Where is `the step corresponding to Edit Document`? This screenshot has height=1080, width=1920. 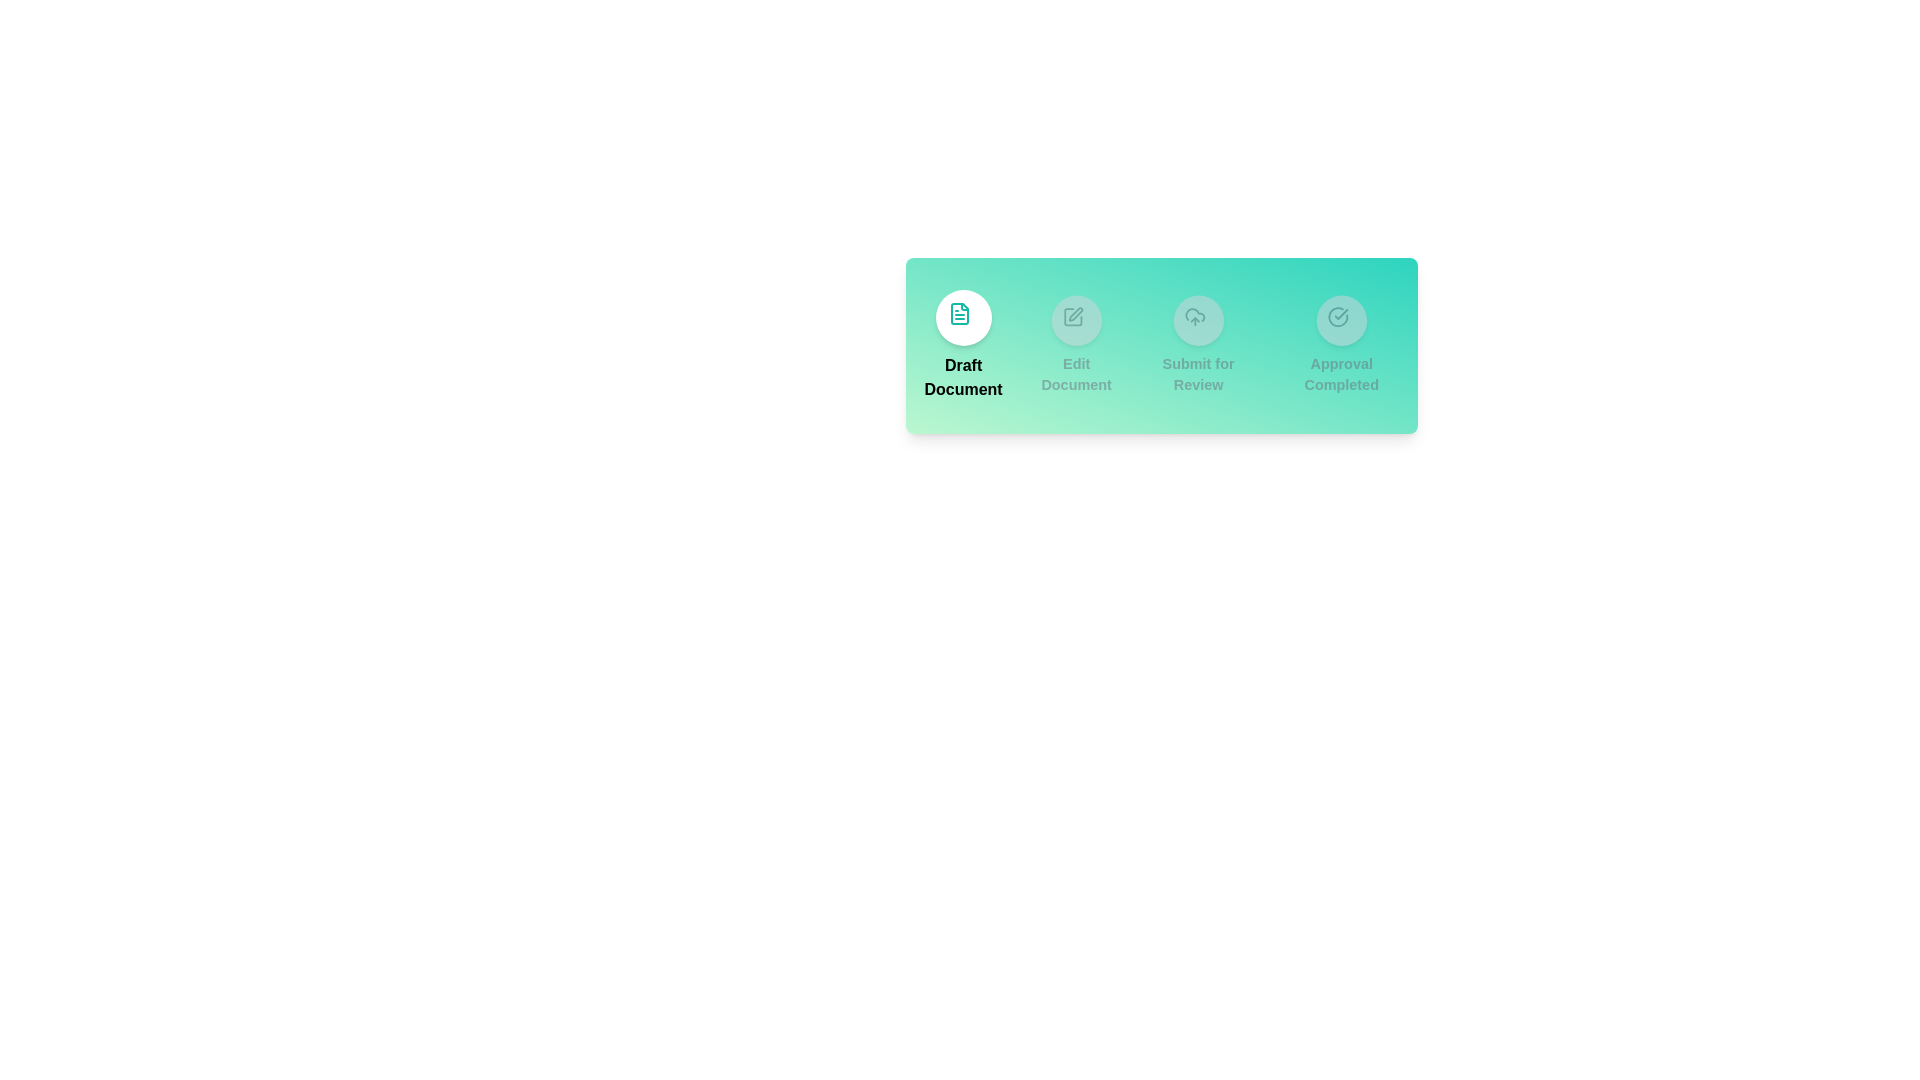
the step corresponding to Edit Document is located at coordinates (1074, 345).